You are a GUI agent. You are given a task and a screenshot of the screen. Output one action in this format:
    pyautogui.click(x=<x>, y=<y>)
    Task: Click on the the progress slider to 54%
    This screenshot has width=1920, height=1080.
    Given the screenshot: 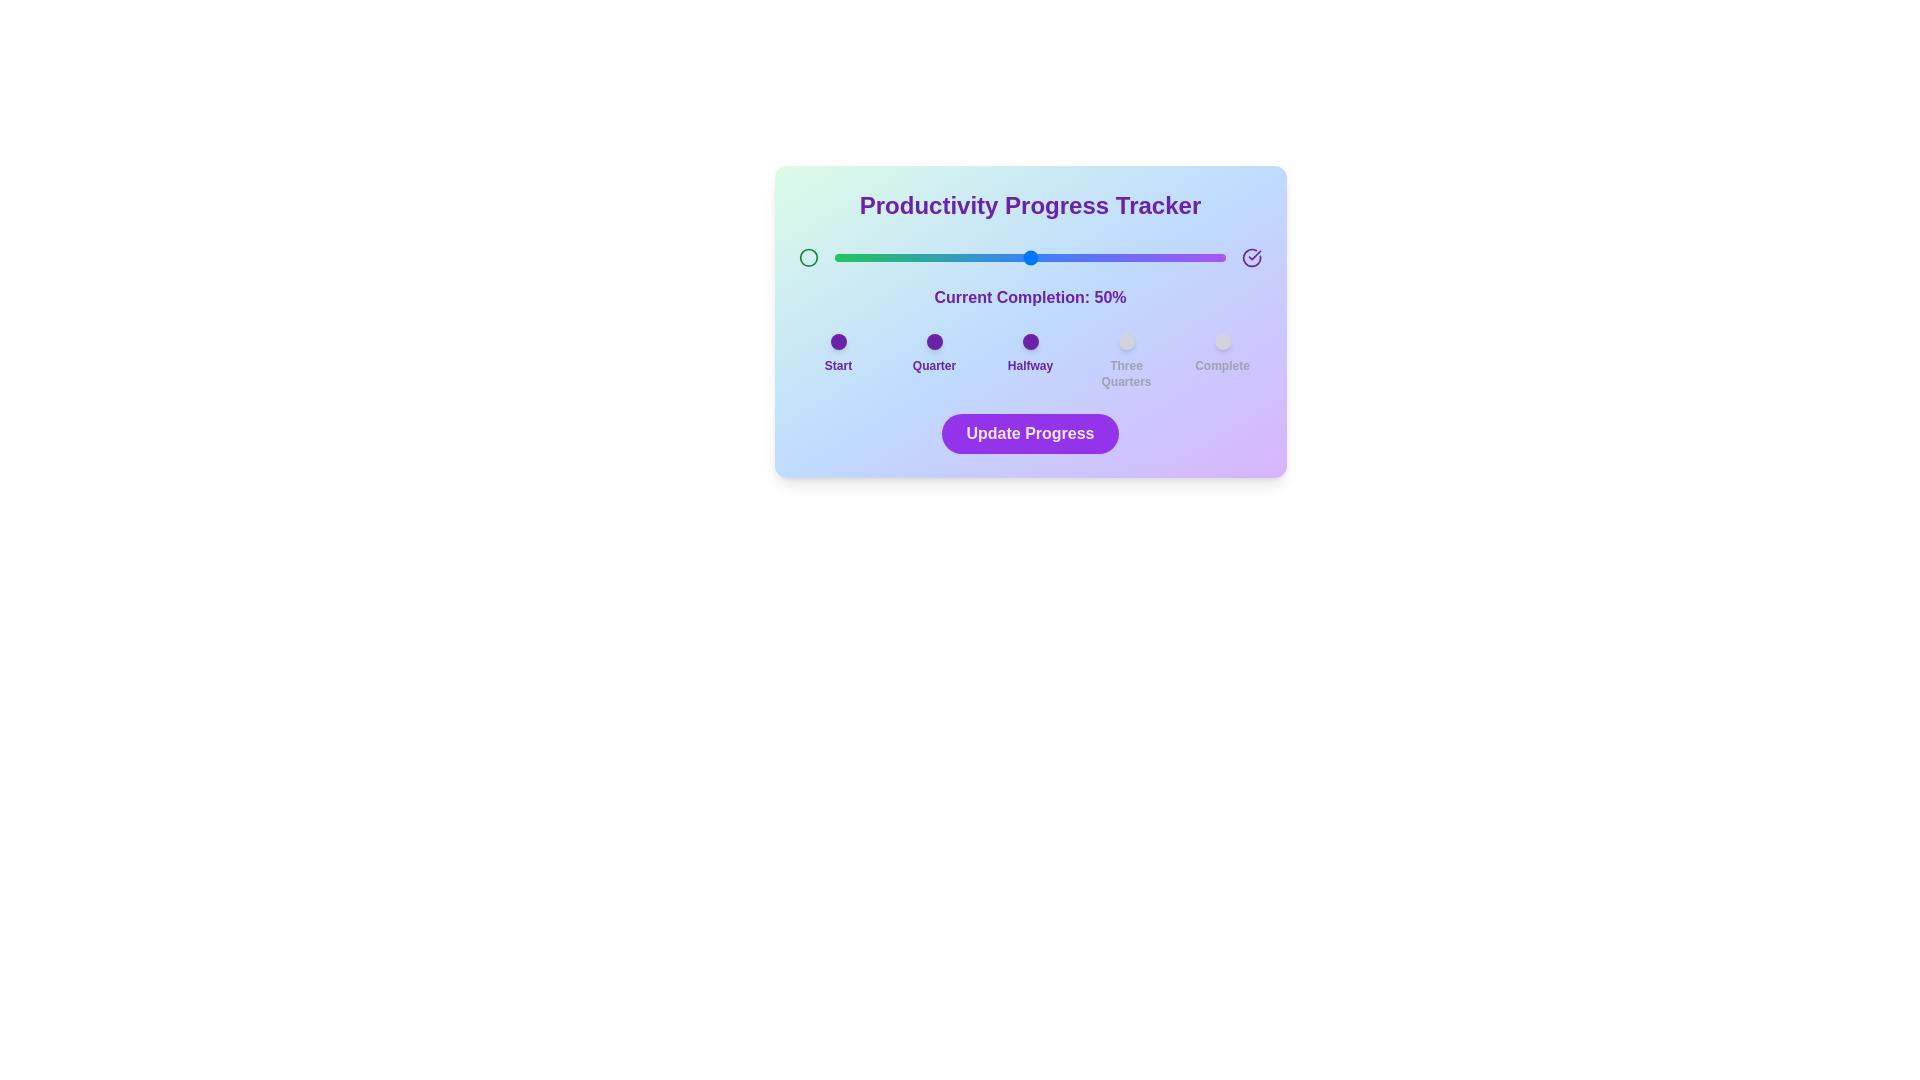 What is the action you would take?
    pyautogui.click(x=1045, y=257)
    